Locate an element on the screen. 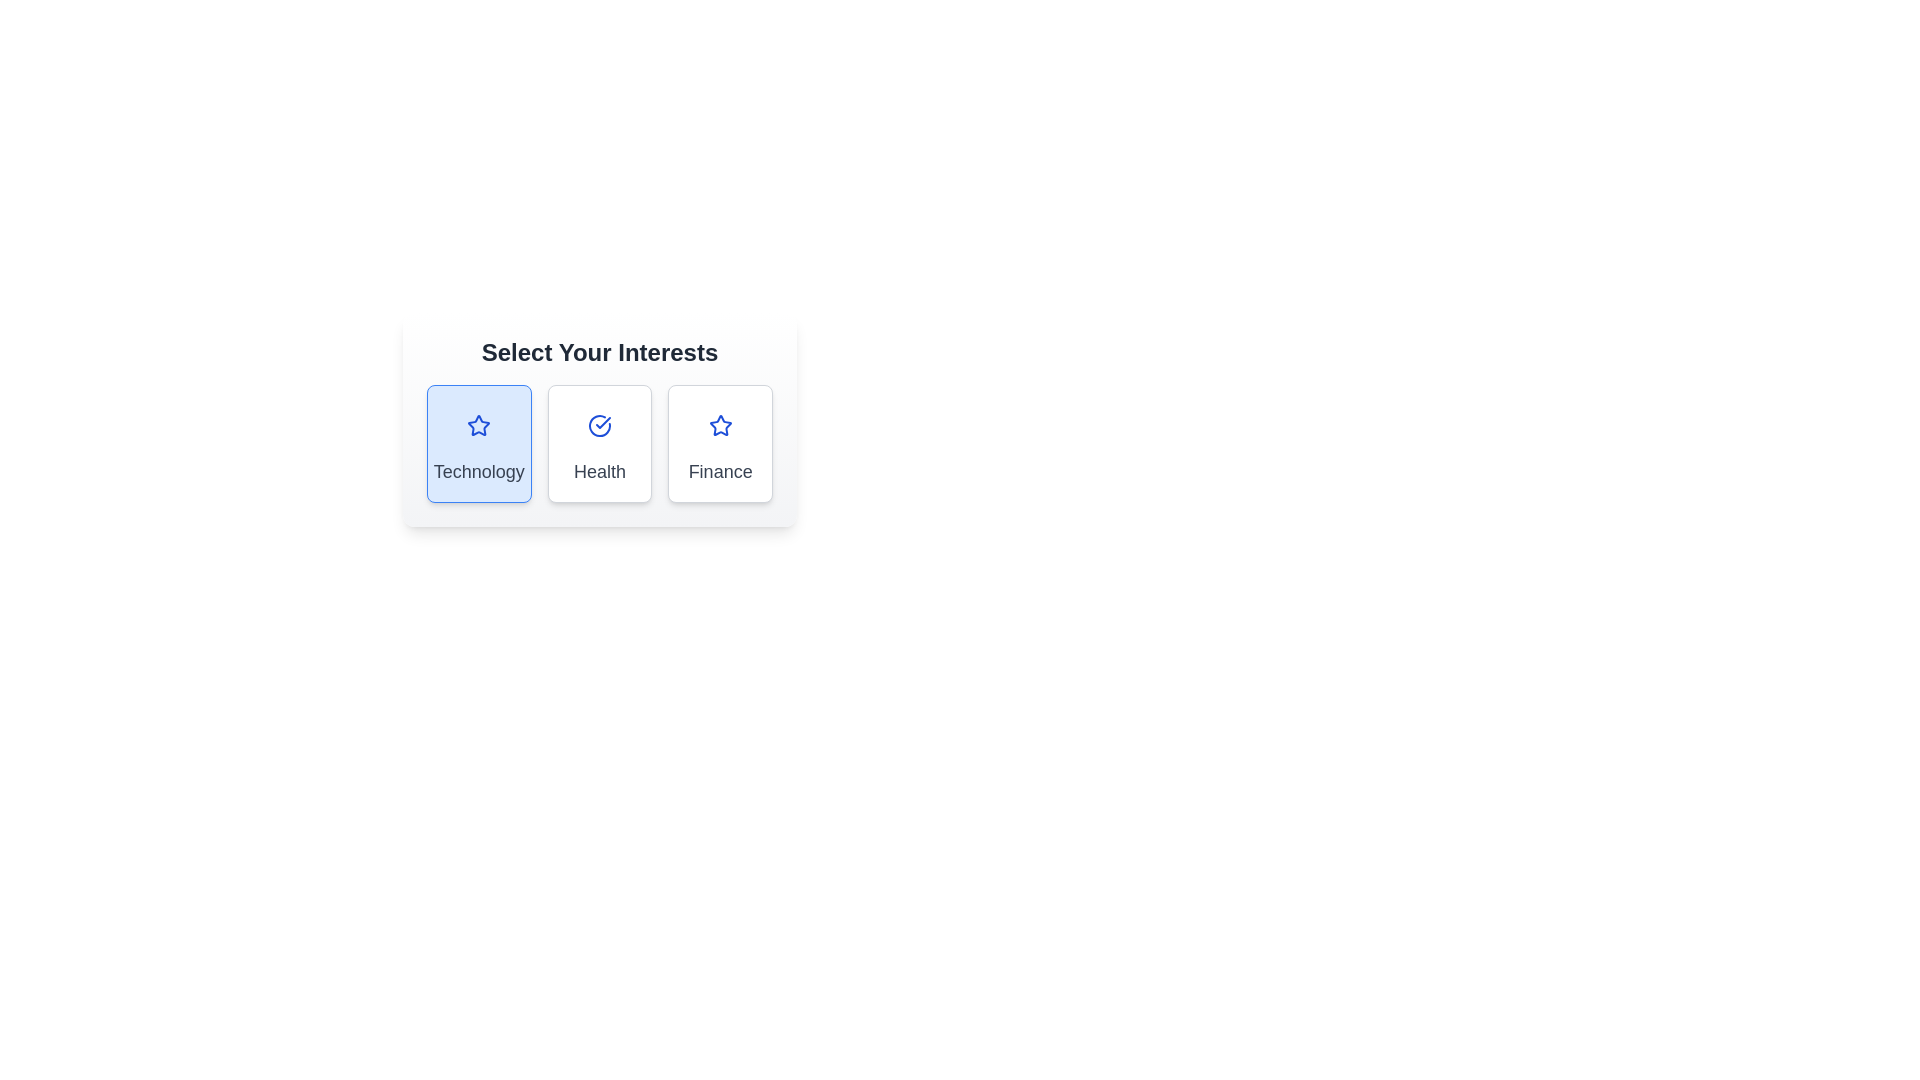  the category Technology is located at coordinates (478, 442).